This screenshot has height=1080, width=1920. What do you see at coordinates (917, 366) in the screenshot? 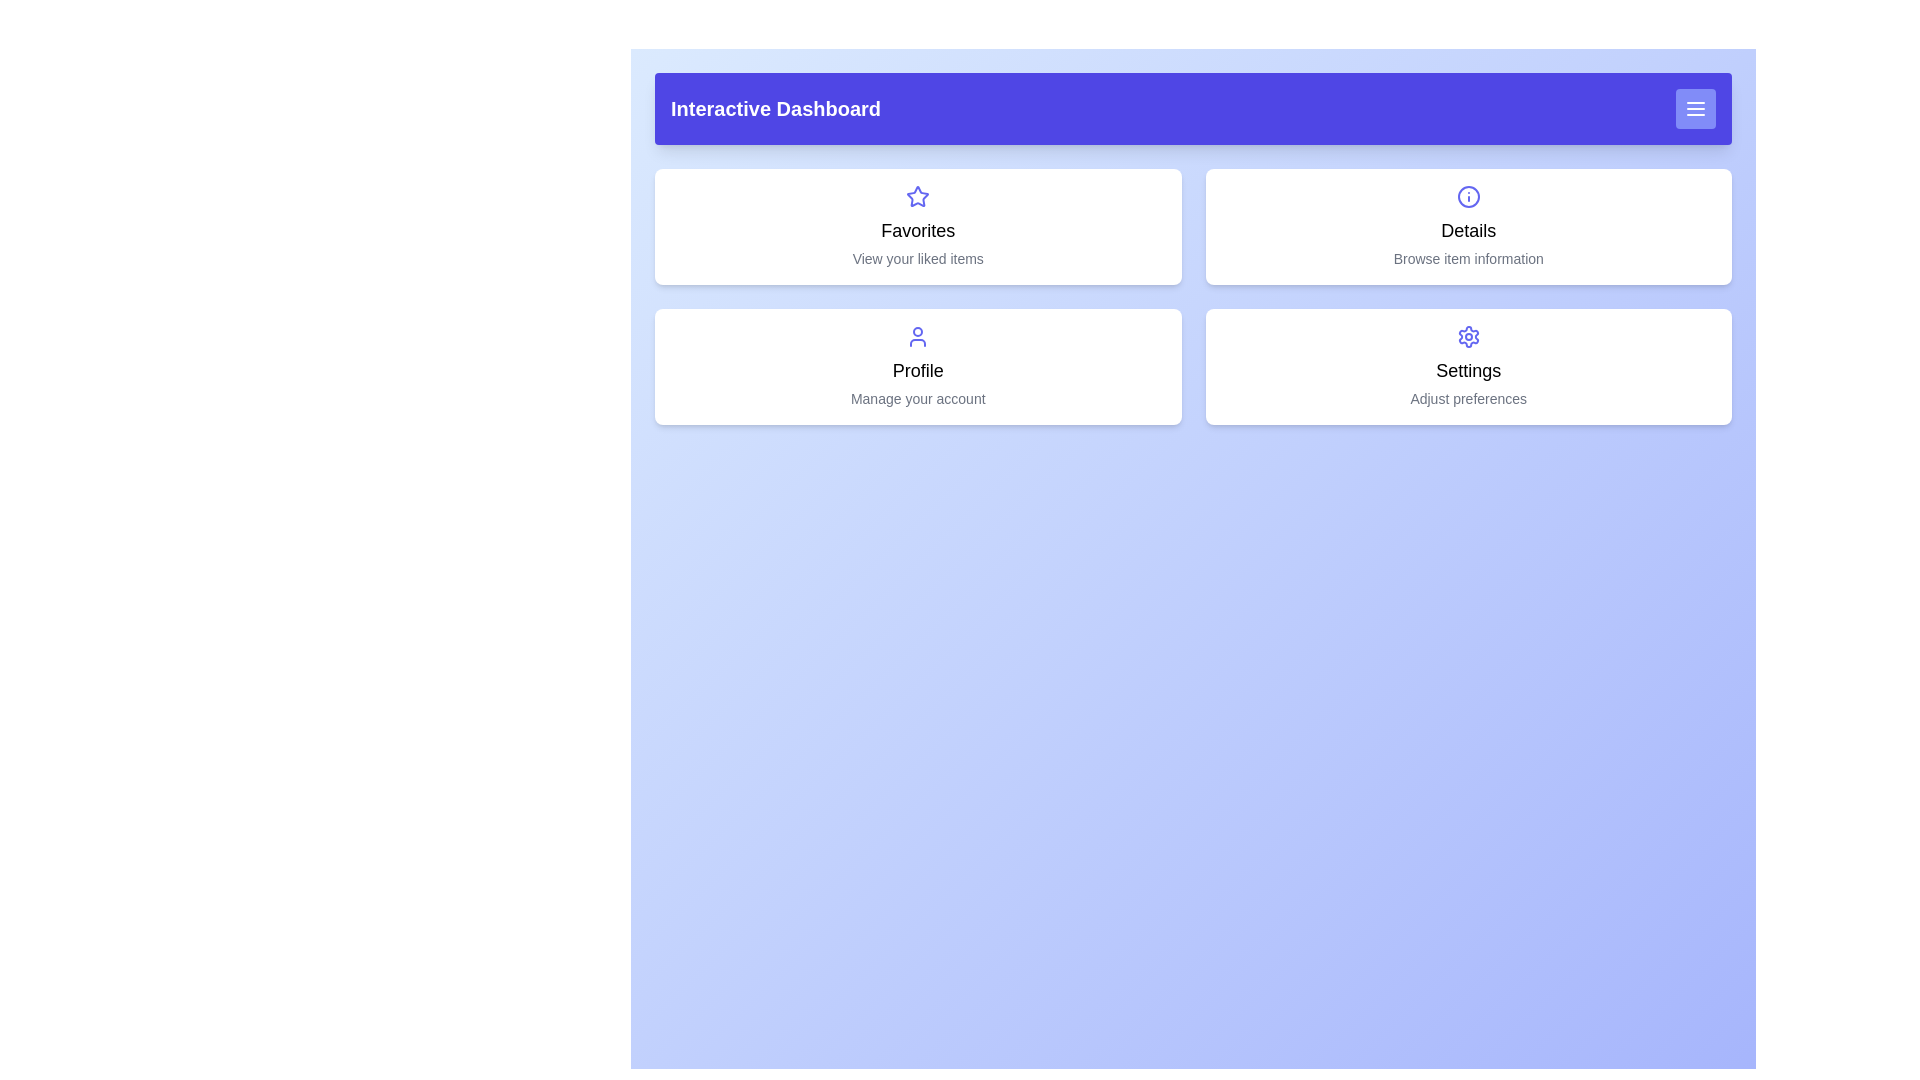
I see `the 'Profile' card to manage account settings` at bounding box center [917, 366].